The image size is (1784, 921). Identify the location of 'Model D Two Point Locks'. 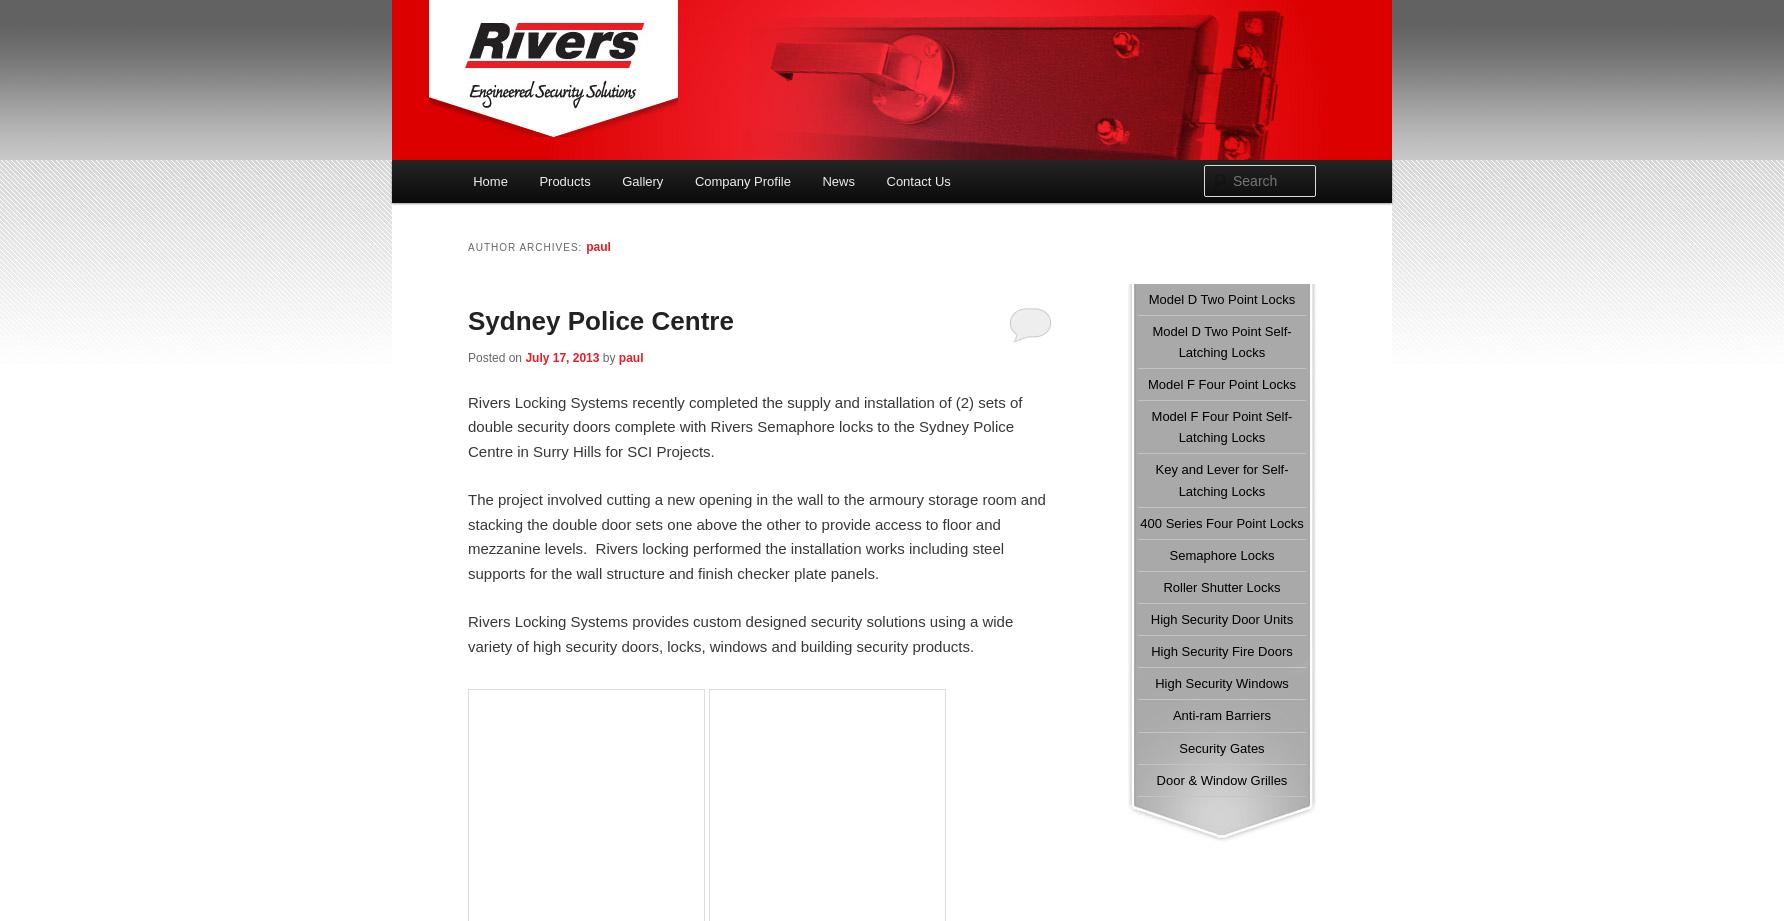
(1221, 297).